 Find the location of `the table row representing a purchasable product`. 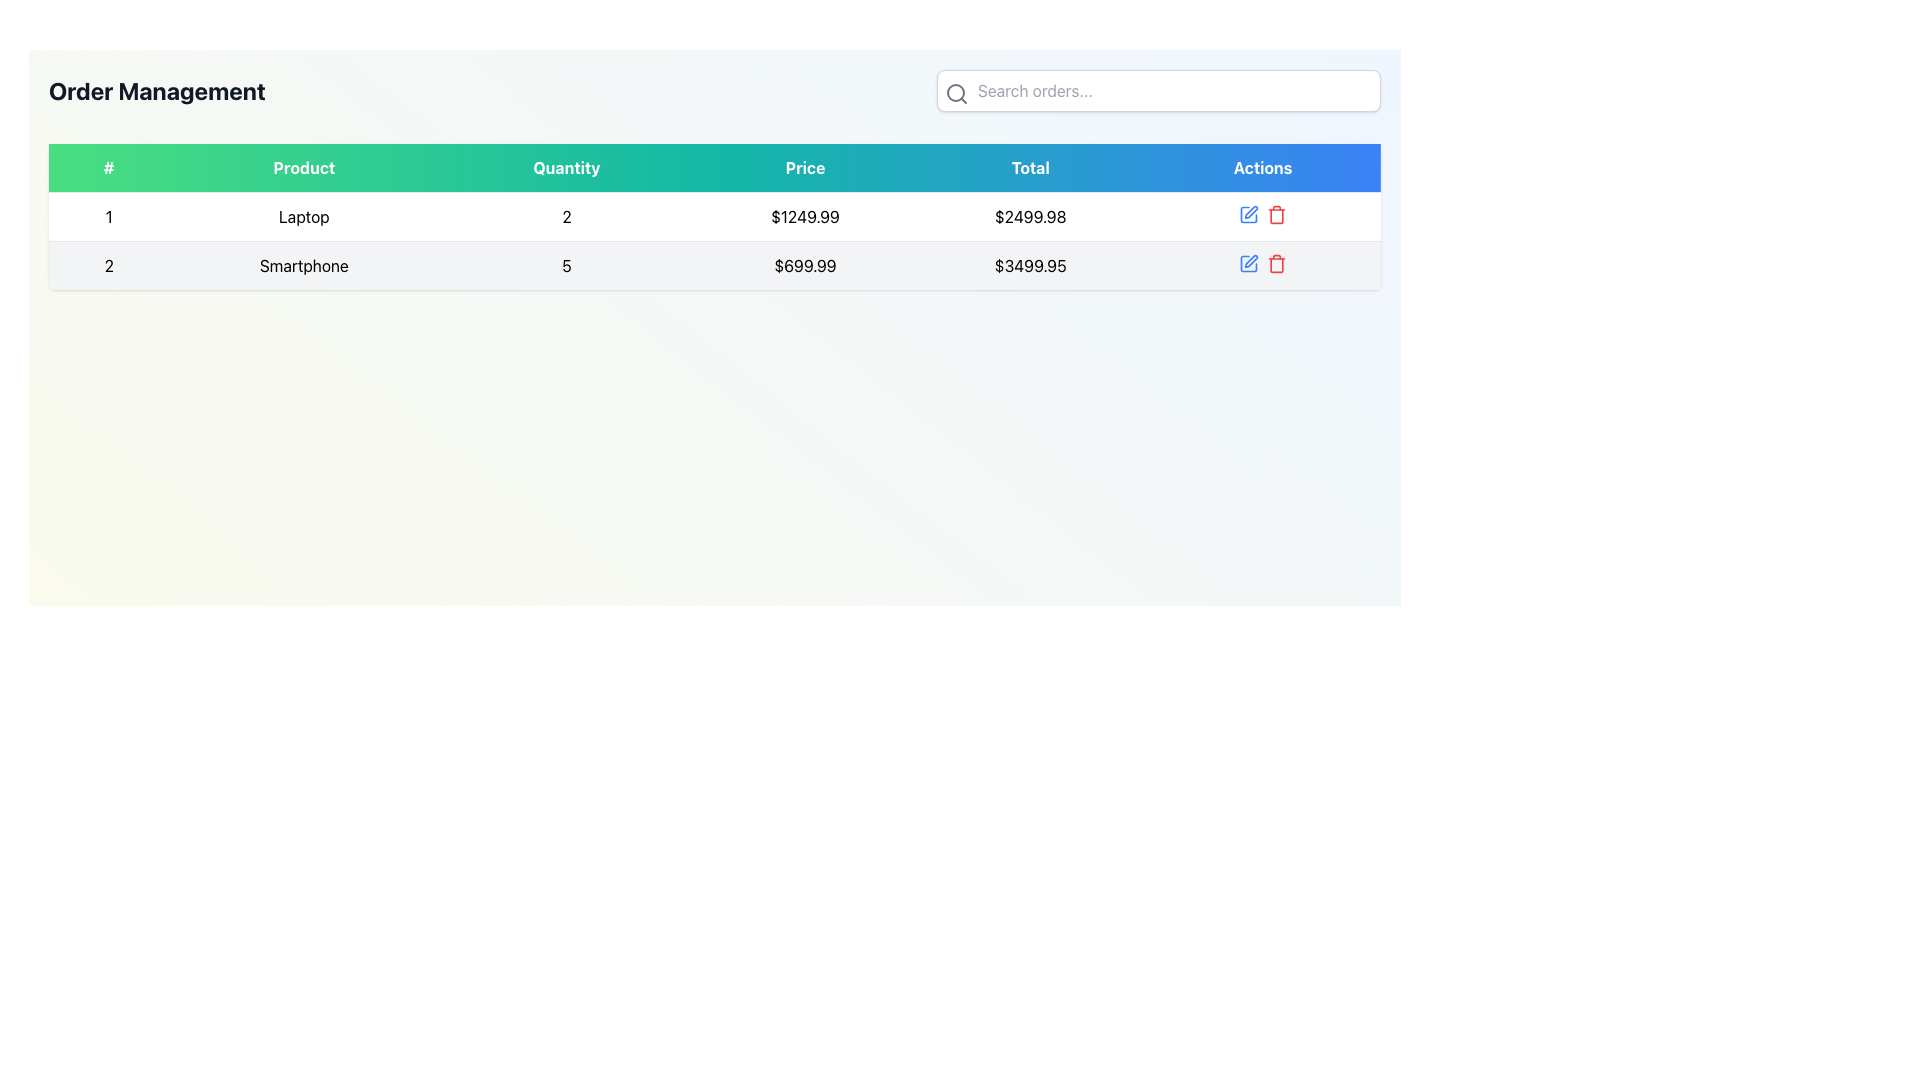

the table row representing a purchasable product is located at coordinates (715, 216).